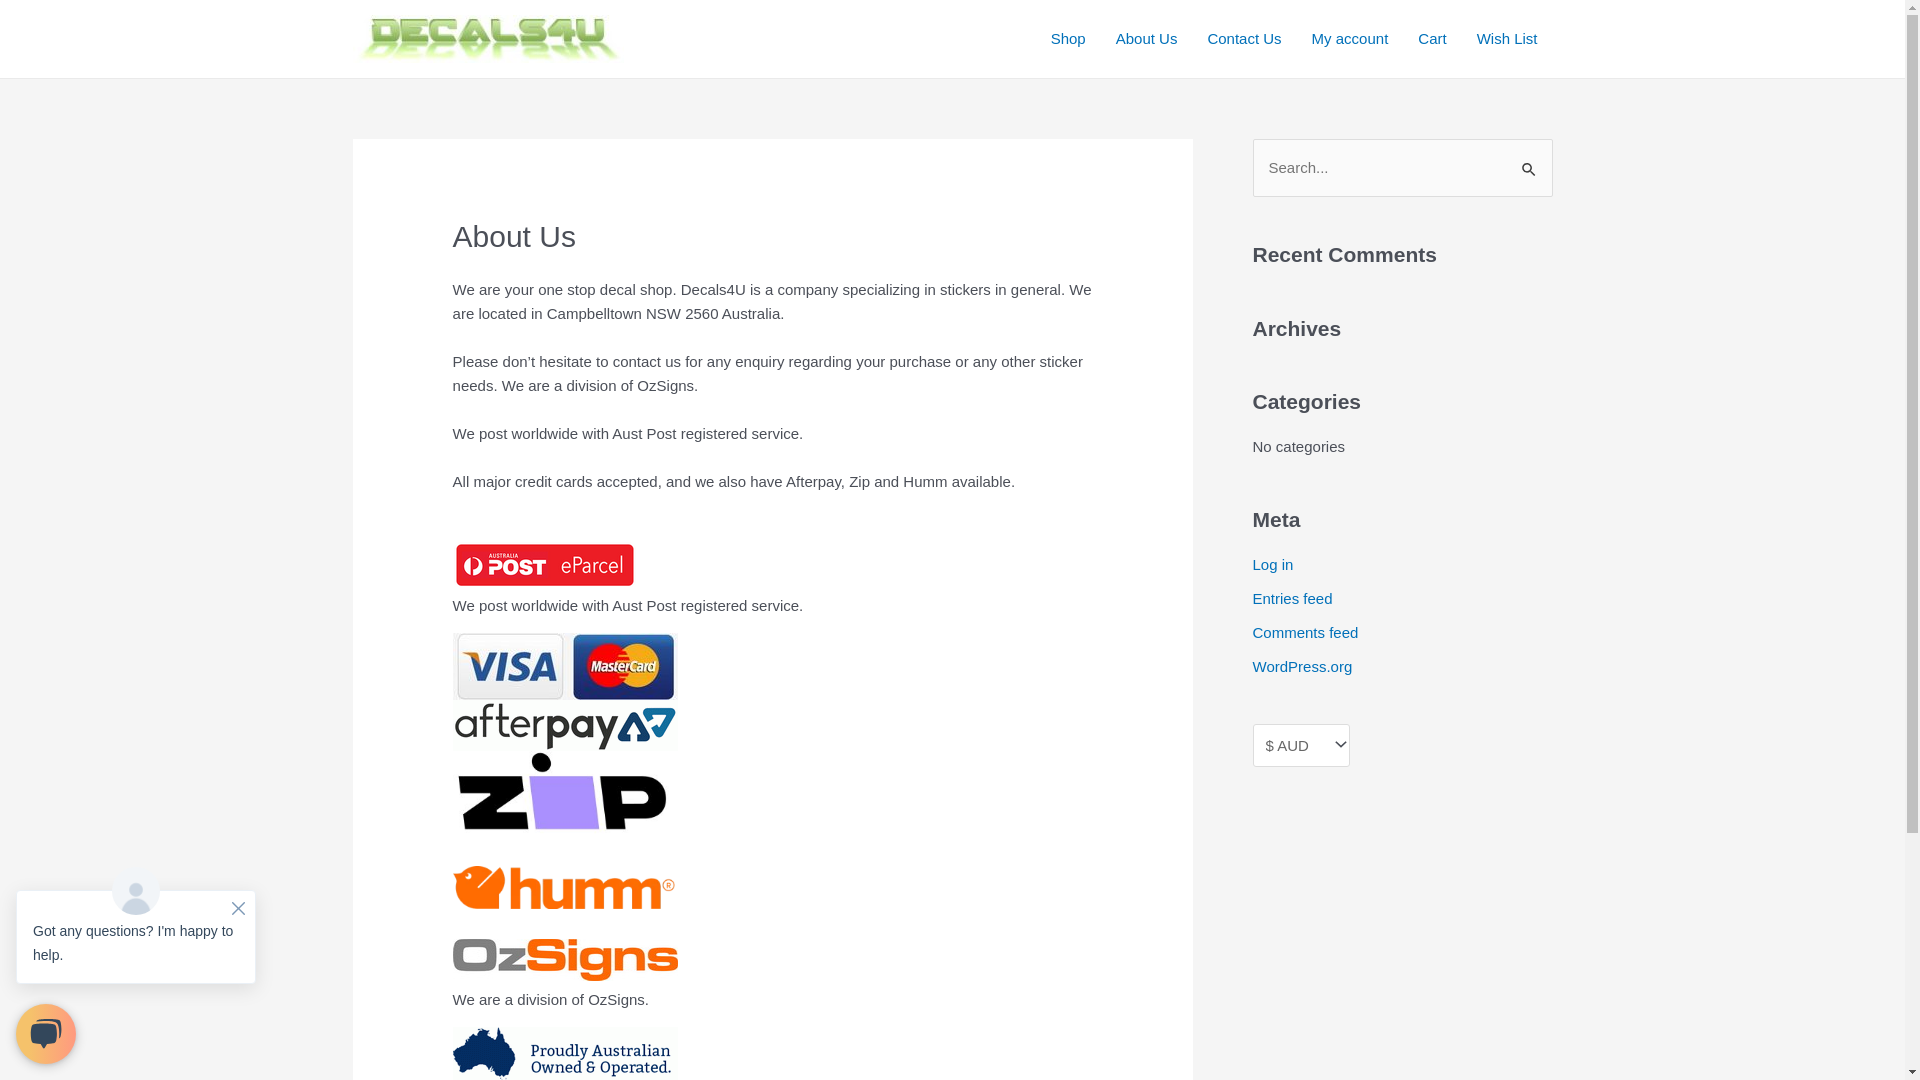 The image size is (1920, 1080). Describe the element at coordinates (1242, 38) in the screenshot. I see `'Contact Us'` at that location.